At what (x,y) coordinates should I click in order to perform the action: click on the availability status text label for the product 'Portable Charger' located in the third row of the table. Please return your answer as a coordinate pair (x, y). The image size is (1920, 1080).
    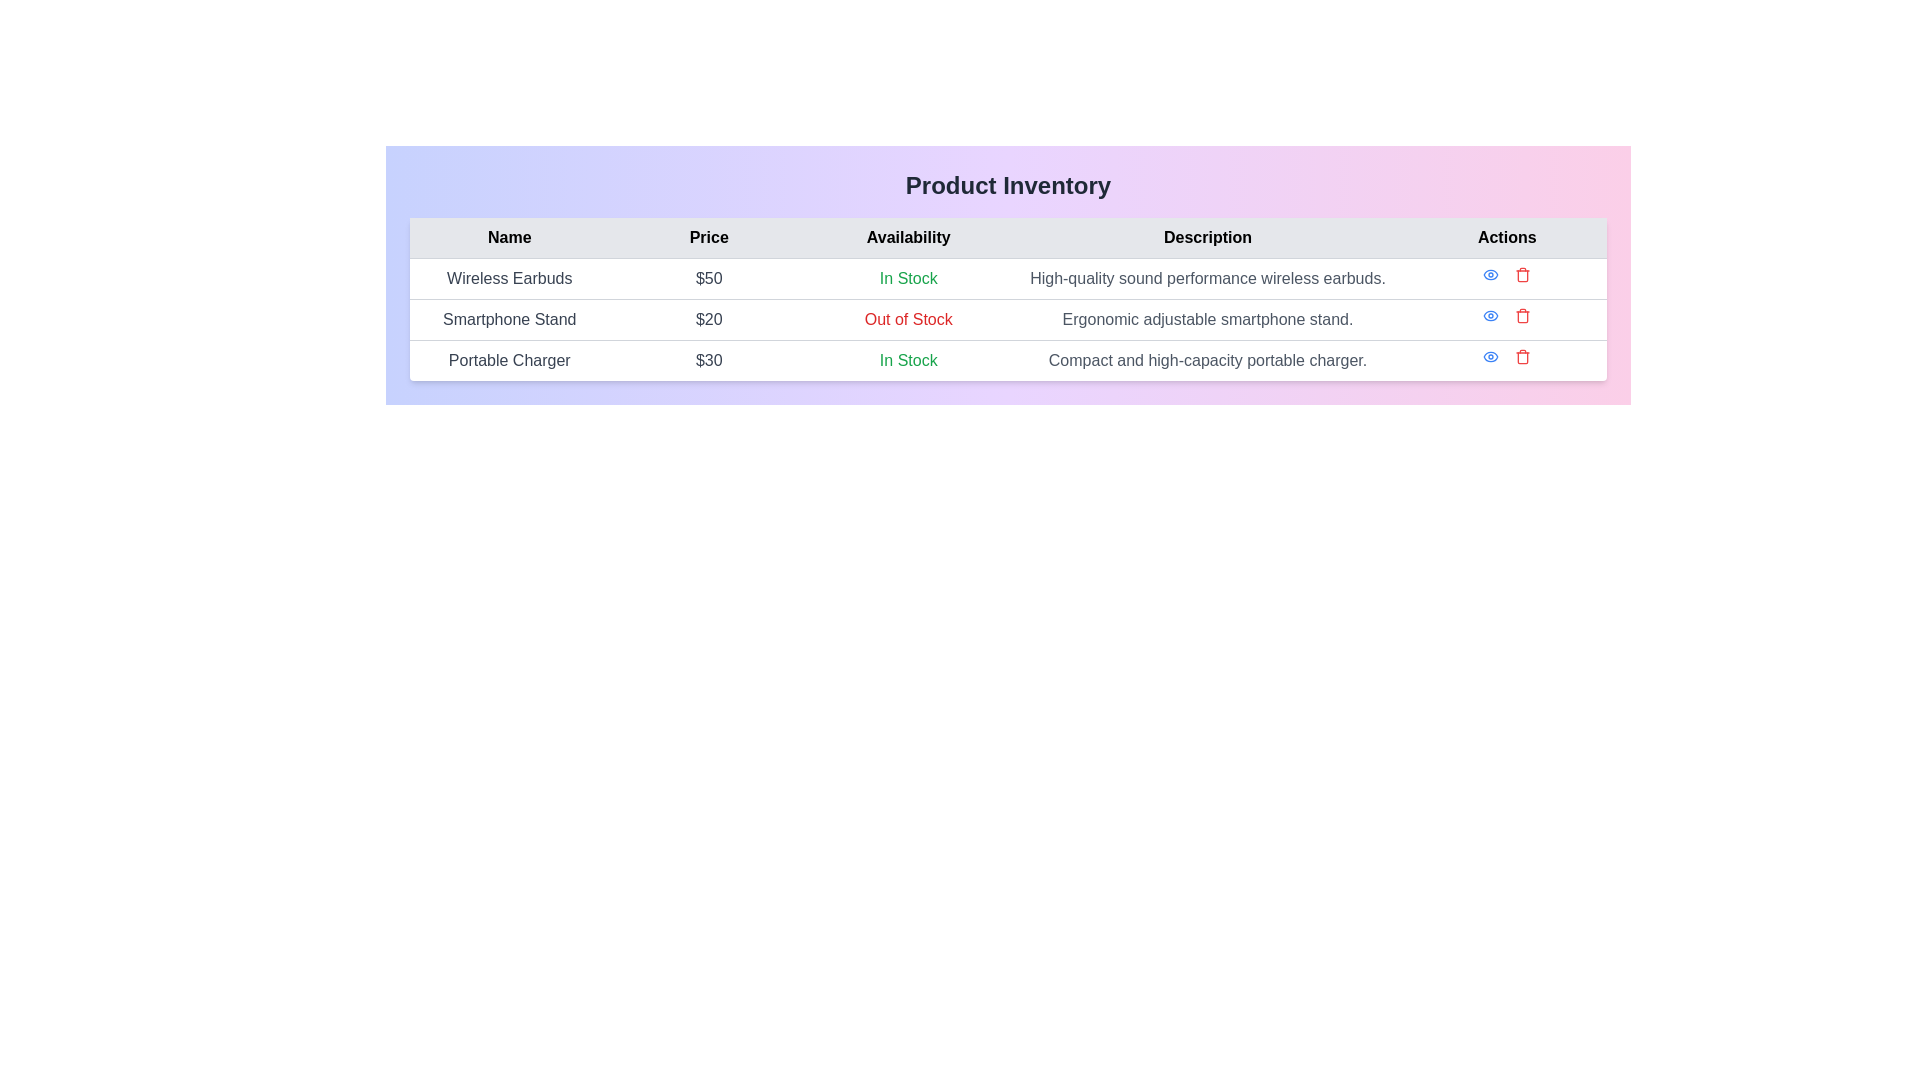
    Looking at the image, I should click on (907, 360).